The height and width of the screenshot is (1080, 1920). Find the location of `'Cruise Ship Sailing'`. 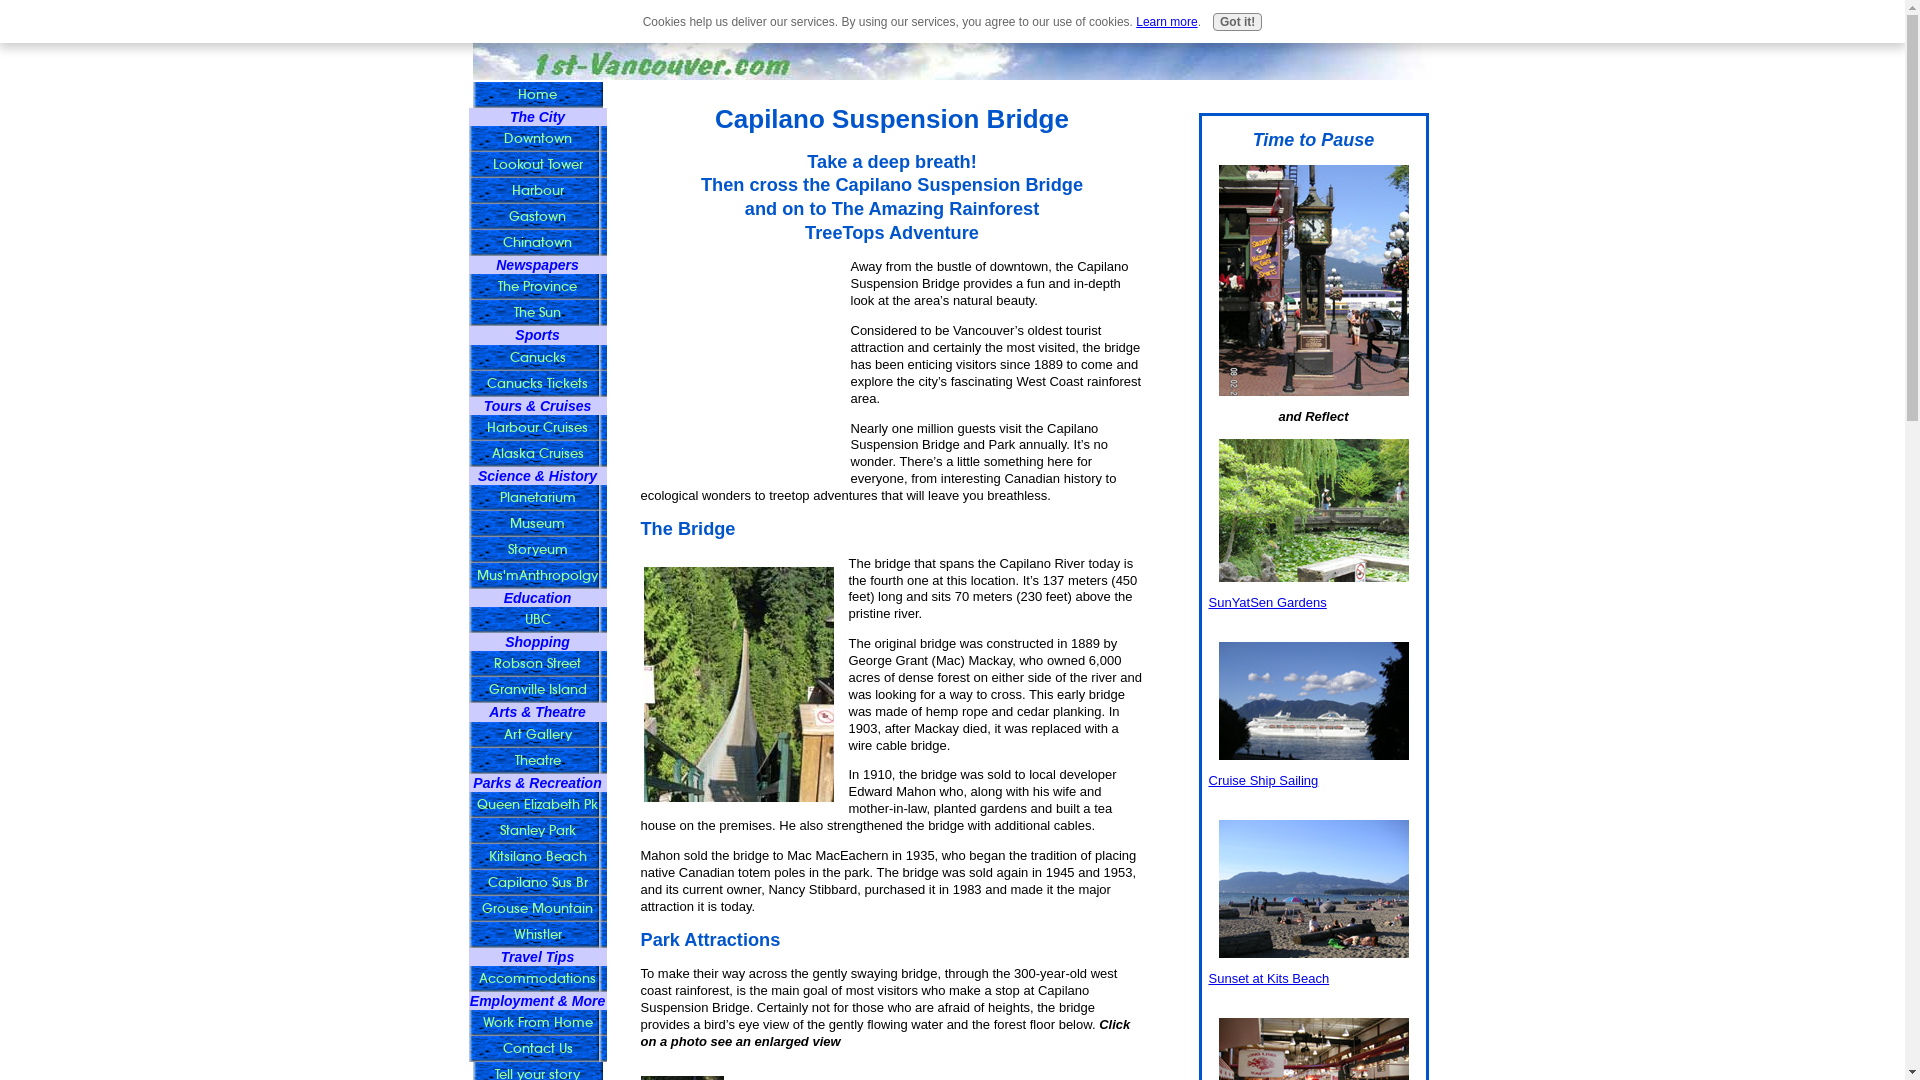

'Cruise Ship Sailing' is located at coordinates (1261, 779).